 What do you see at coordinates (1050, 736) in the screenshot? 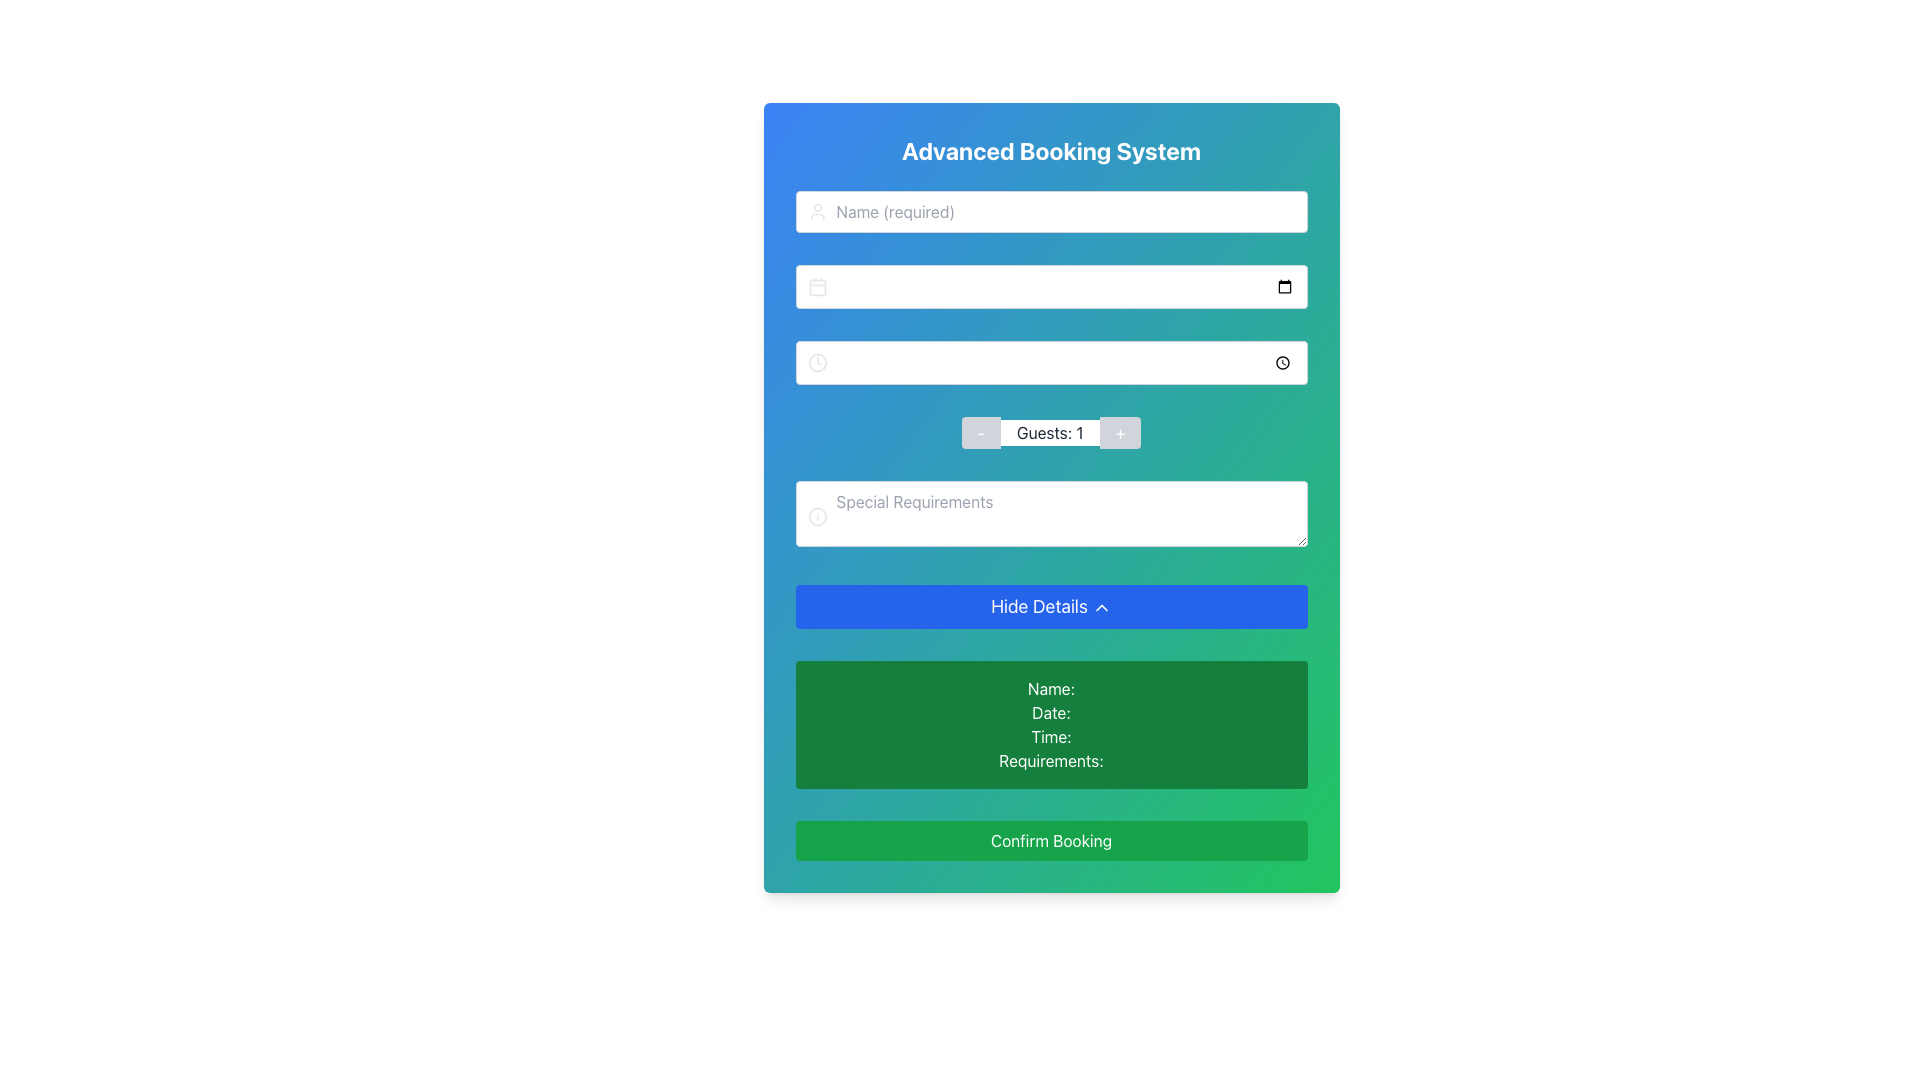
I see `the 'Time:' label text element, which is displayed in white font against a green background and is positioned between the 'Date:' and 'Requirements:' labels` at bounding box center [1050, 736].